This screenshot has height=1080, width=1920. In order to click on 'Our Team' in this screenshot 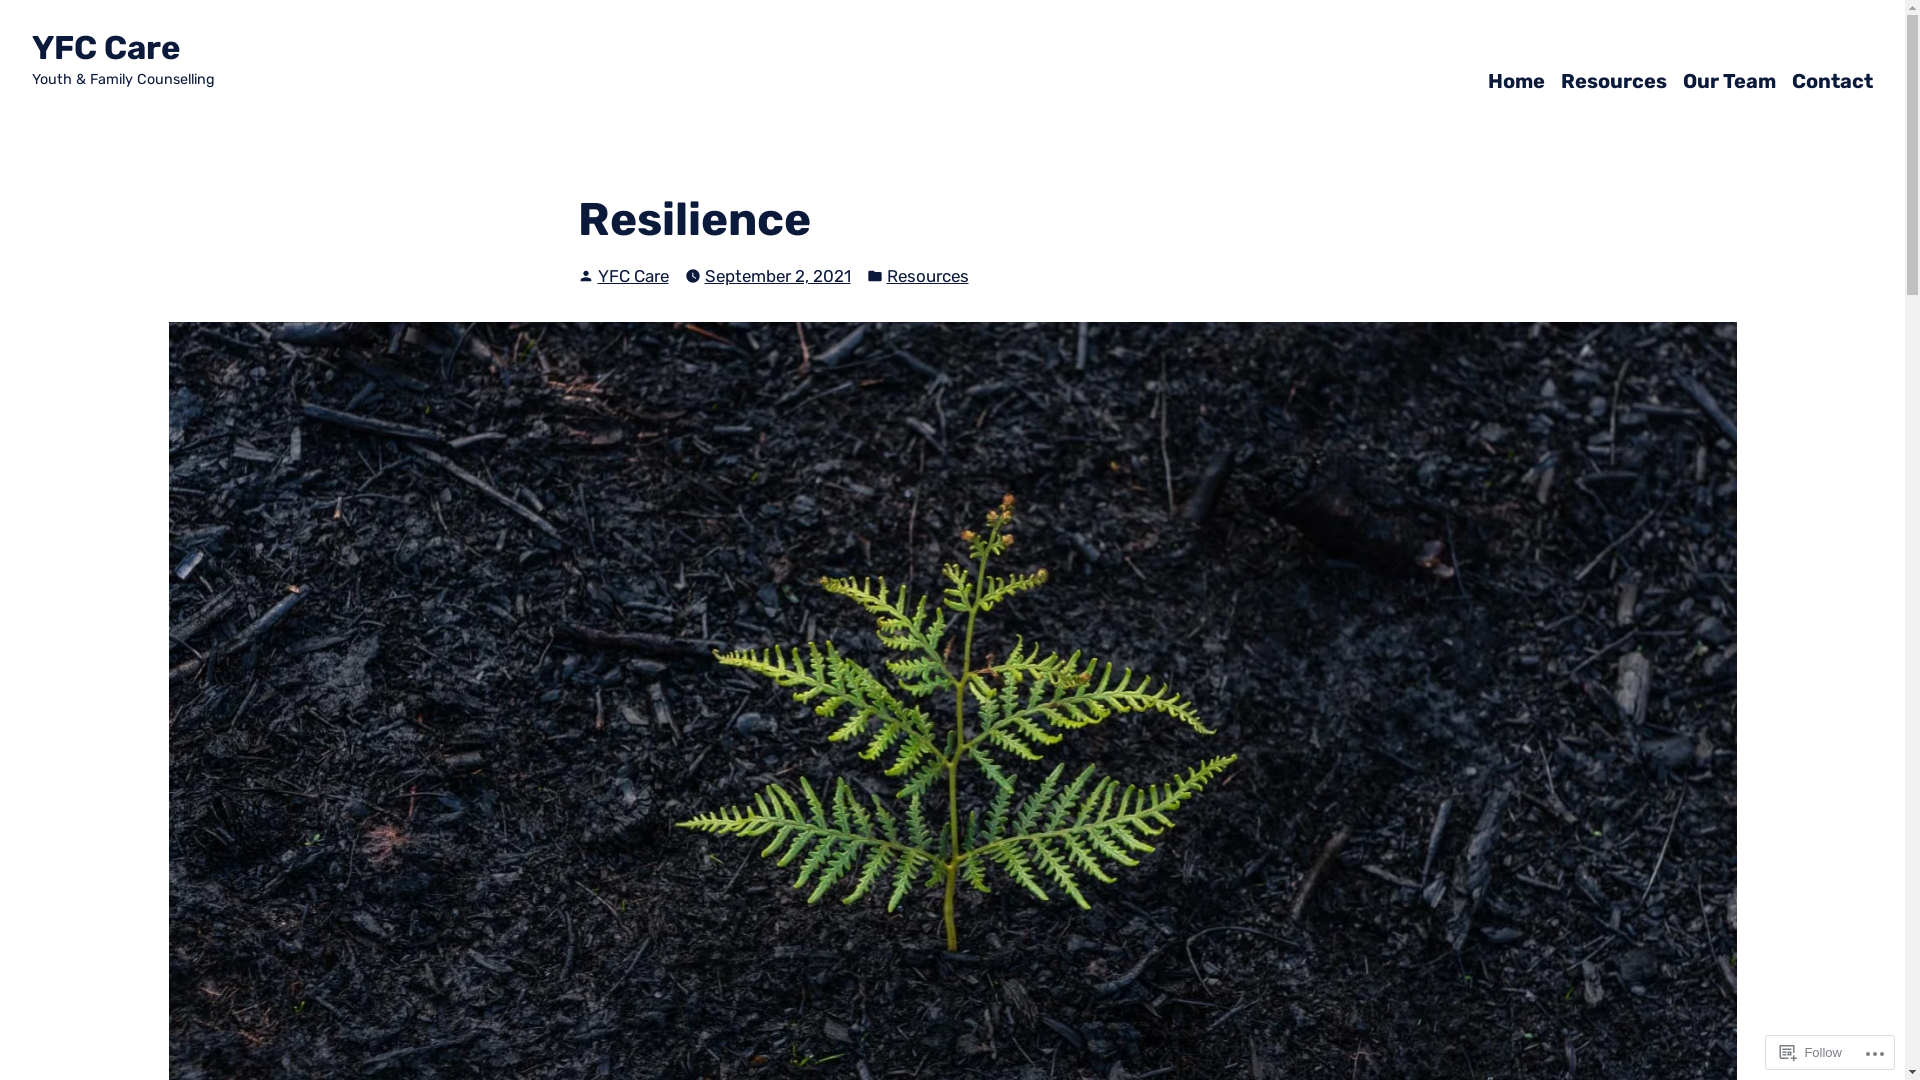, I will do `click(1728, 79)`.